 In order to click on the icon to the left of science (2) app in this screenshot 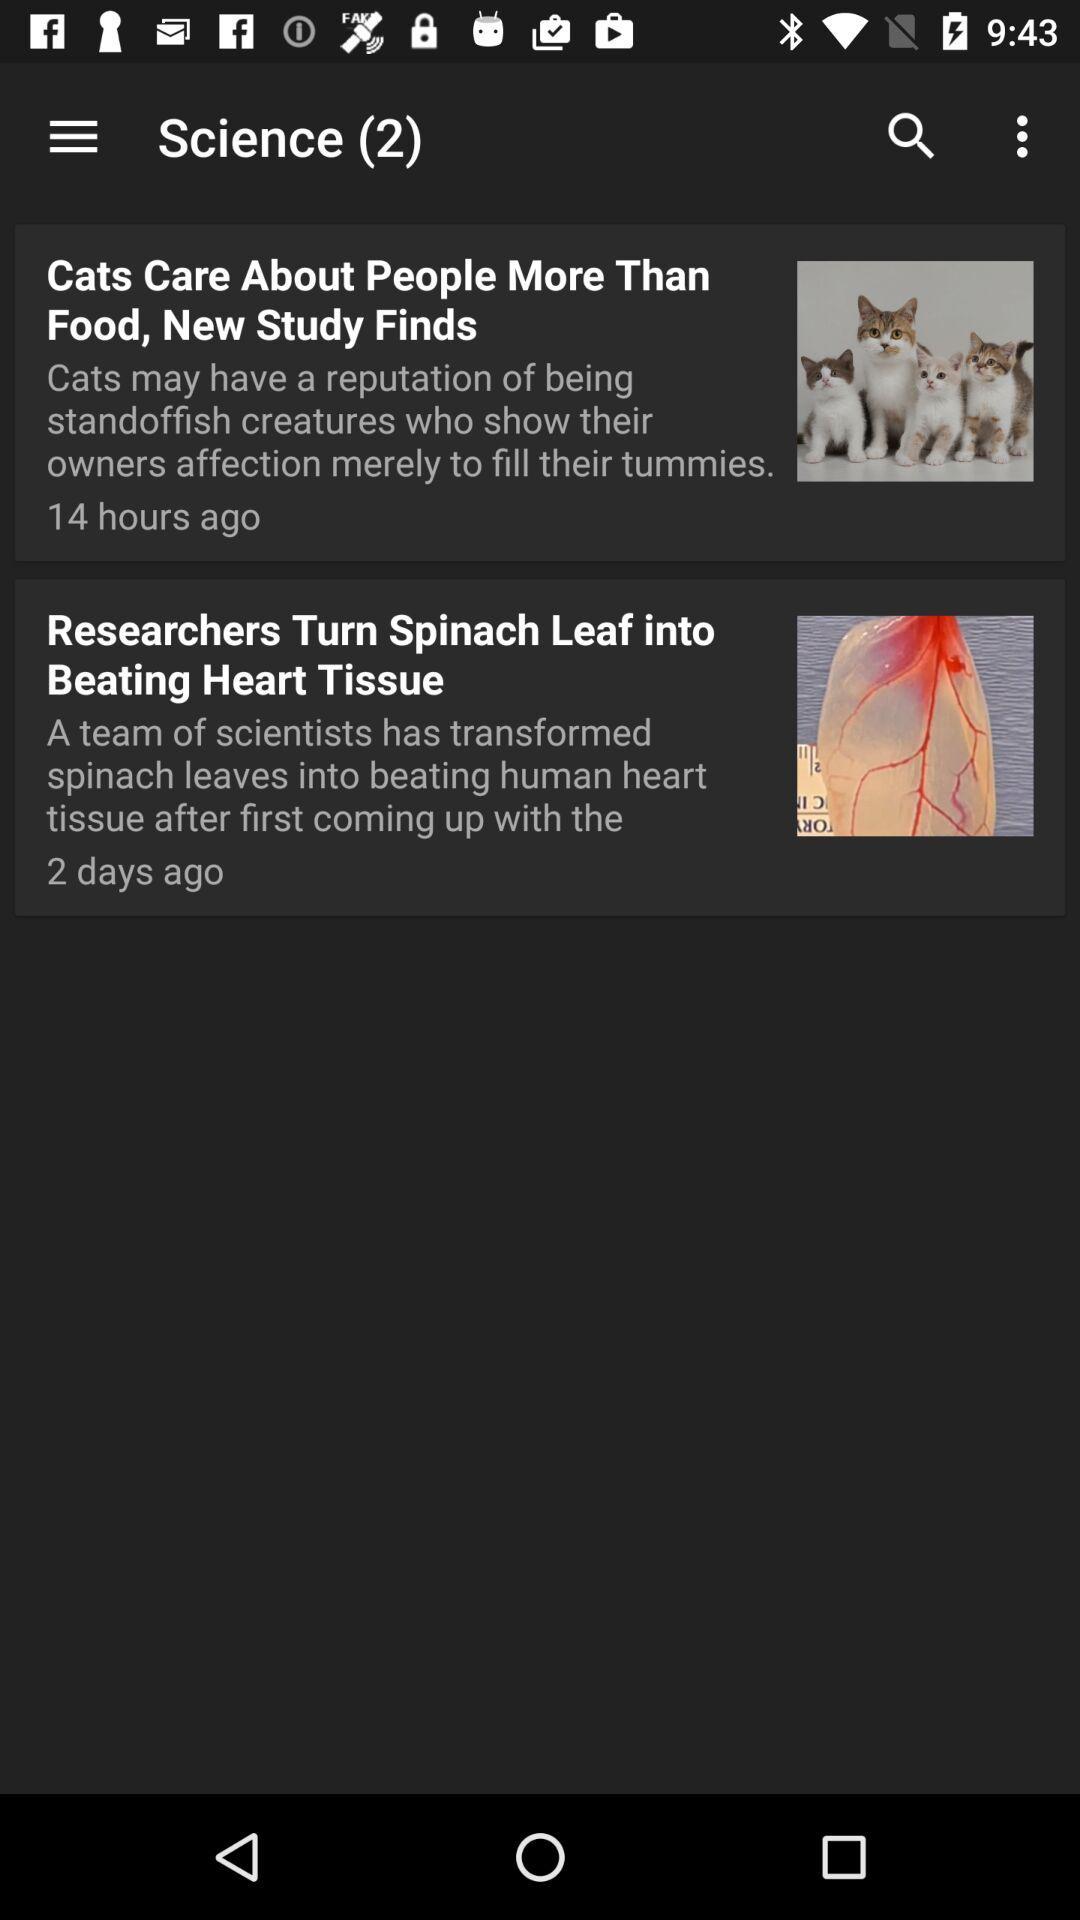, I will do `click(72, 135)`.